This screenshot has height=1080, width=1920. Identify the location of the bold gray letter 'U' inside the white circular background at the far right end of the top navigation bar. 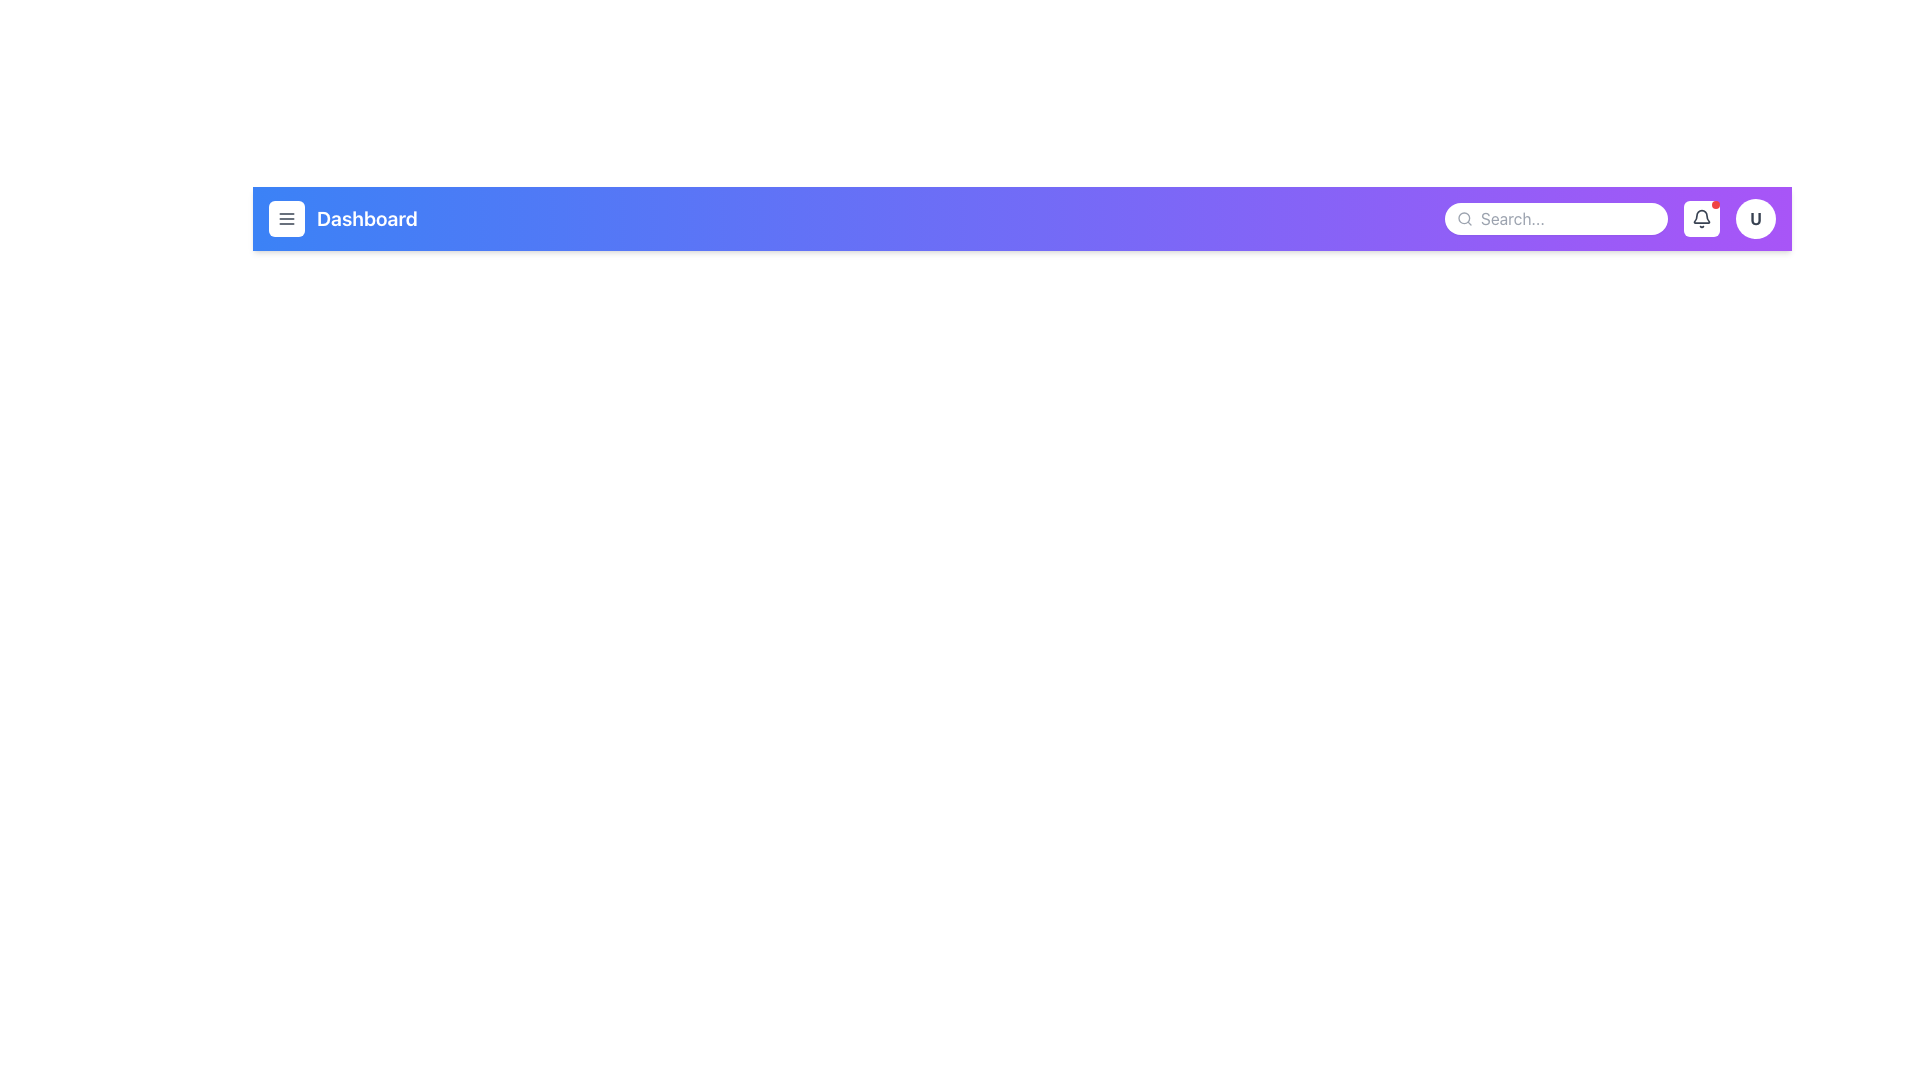
(1755, 219).